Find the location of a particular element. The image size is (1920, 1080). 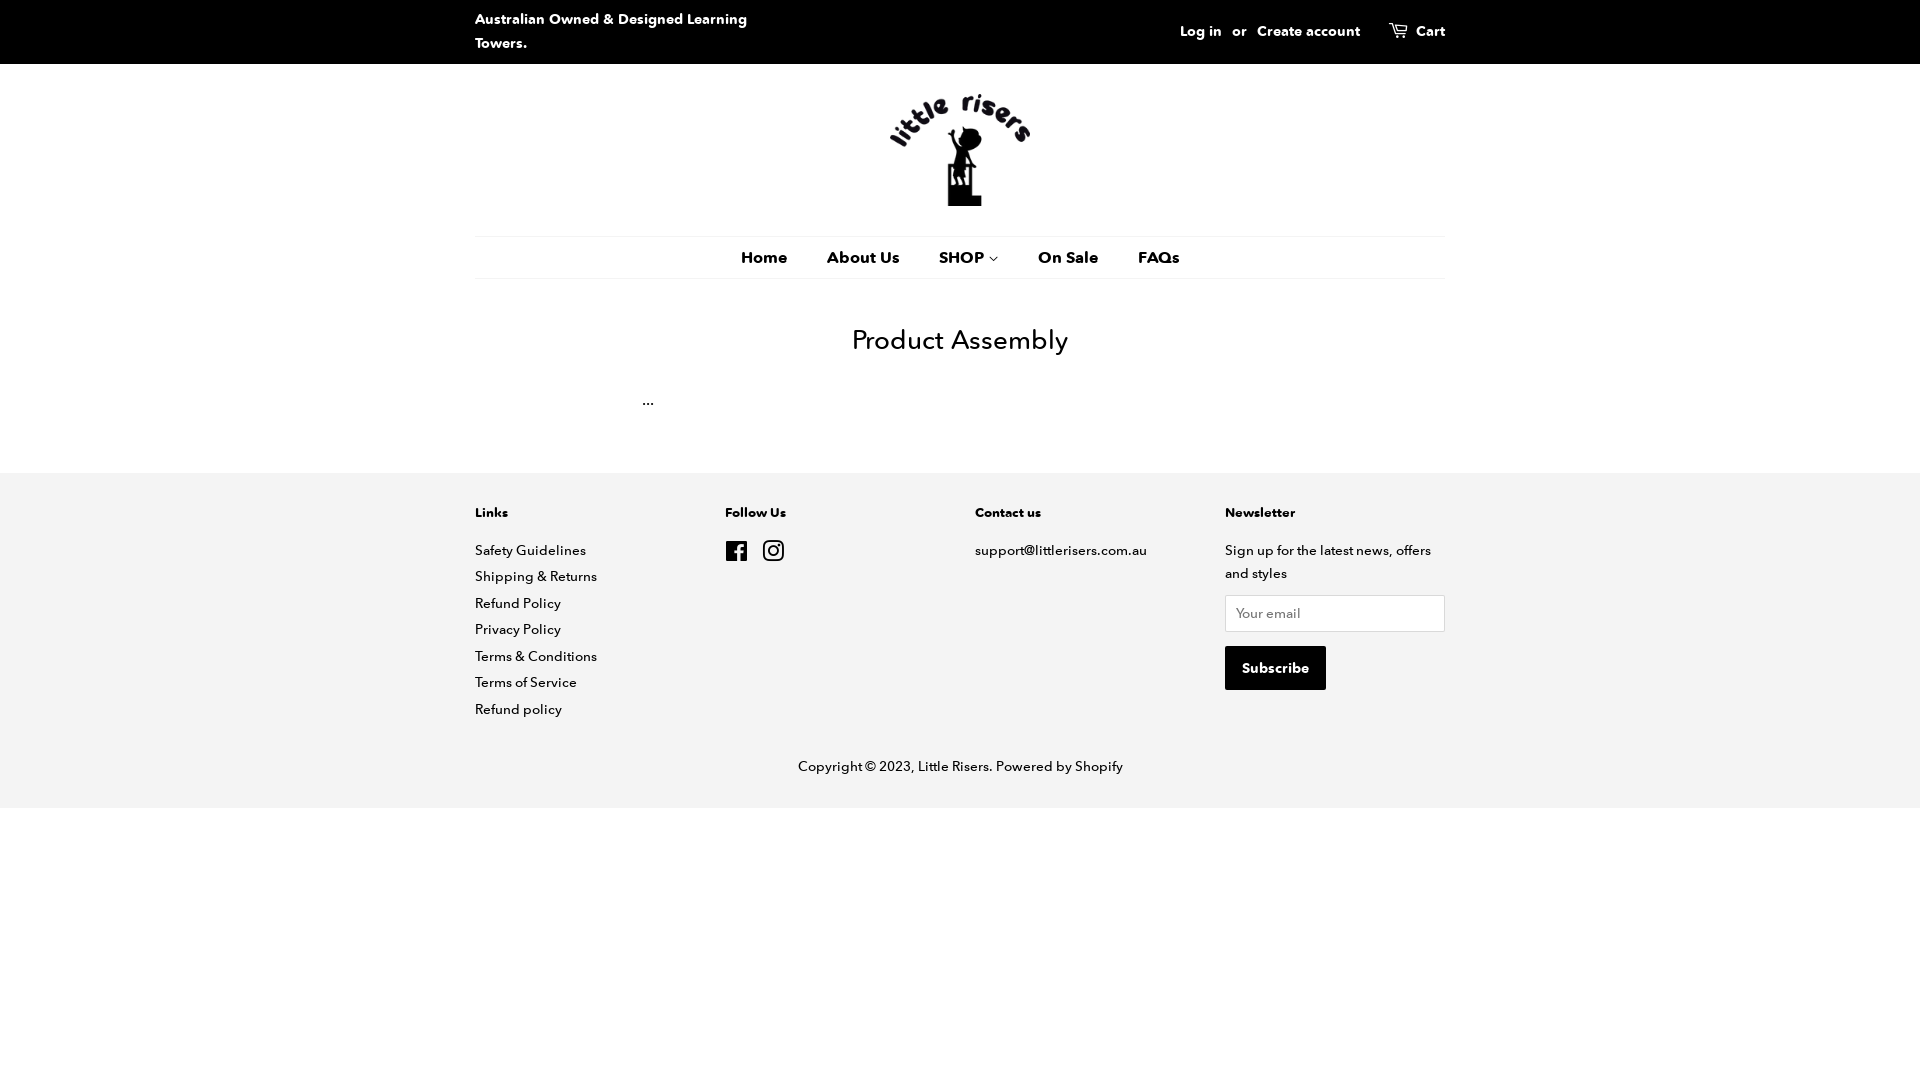

'Refund policy' is located at coordinates (518, 708).